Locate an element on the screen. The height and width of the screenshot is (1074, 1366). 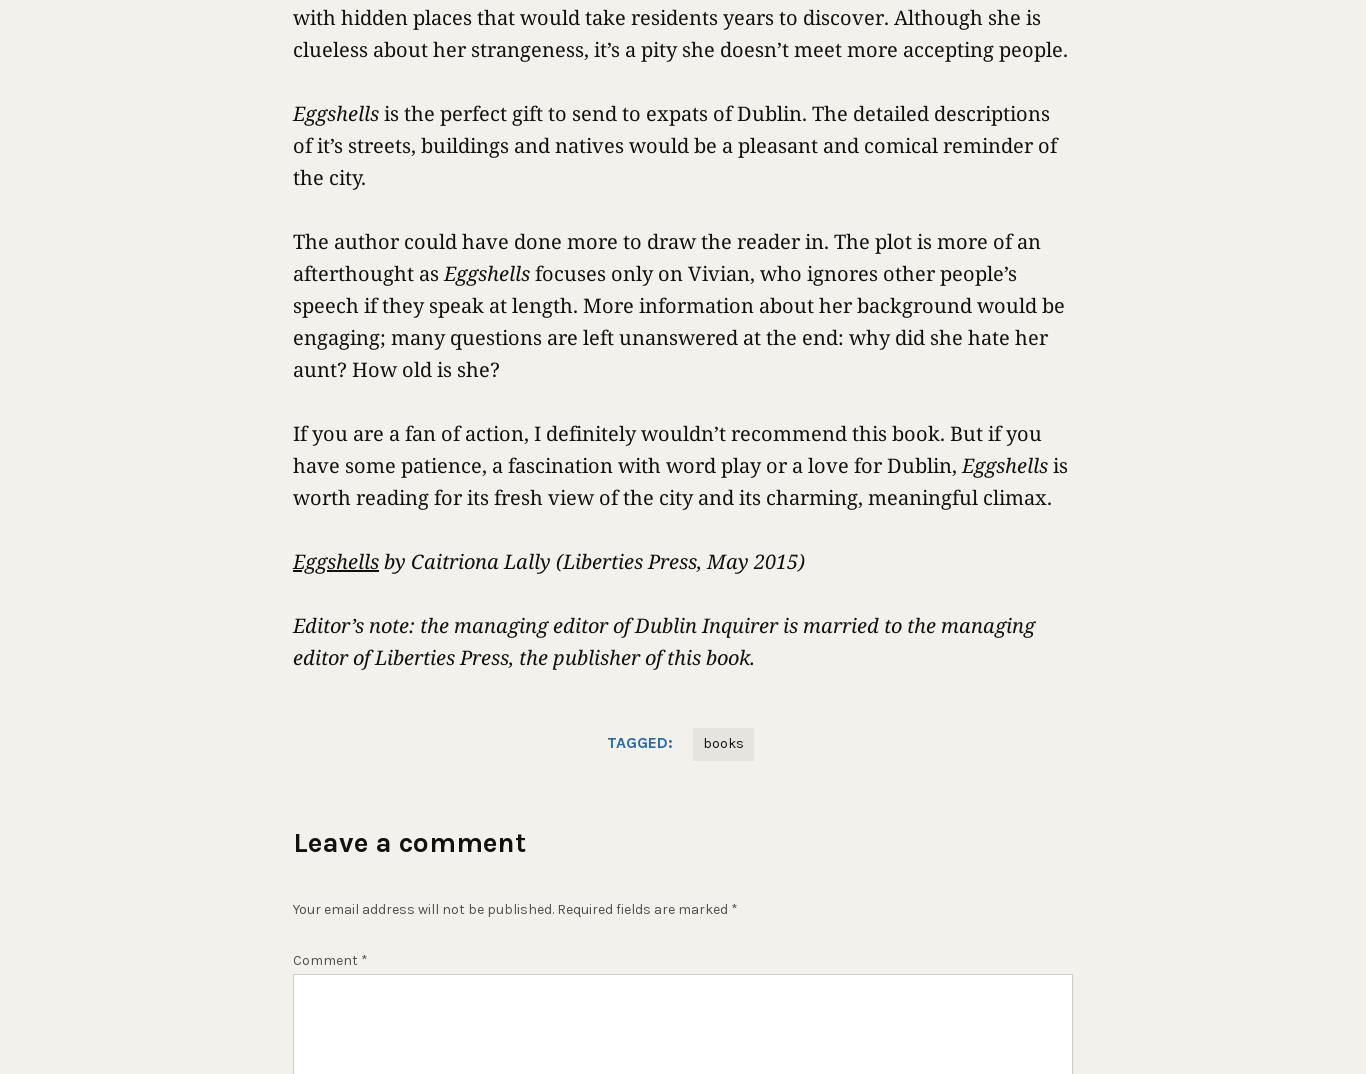
'Tagged:' is located at coordinates (638, 742).